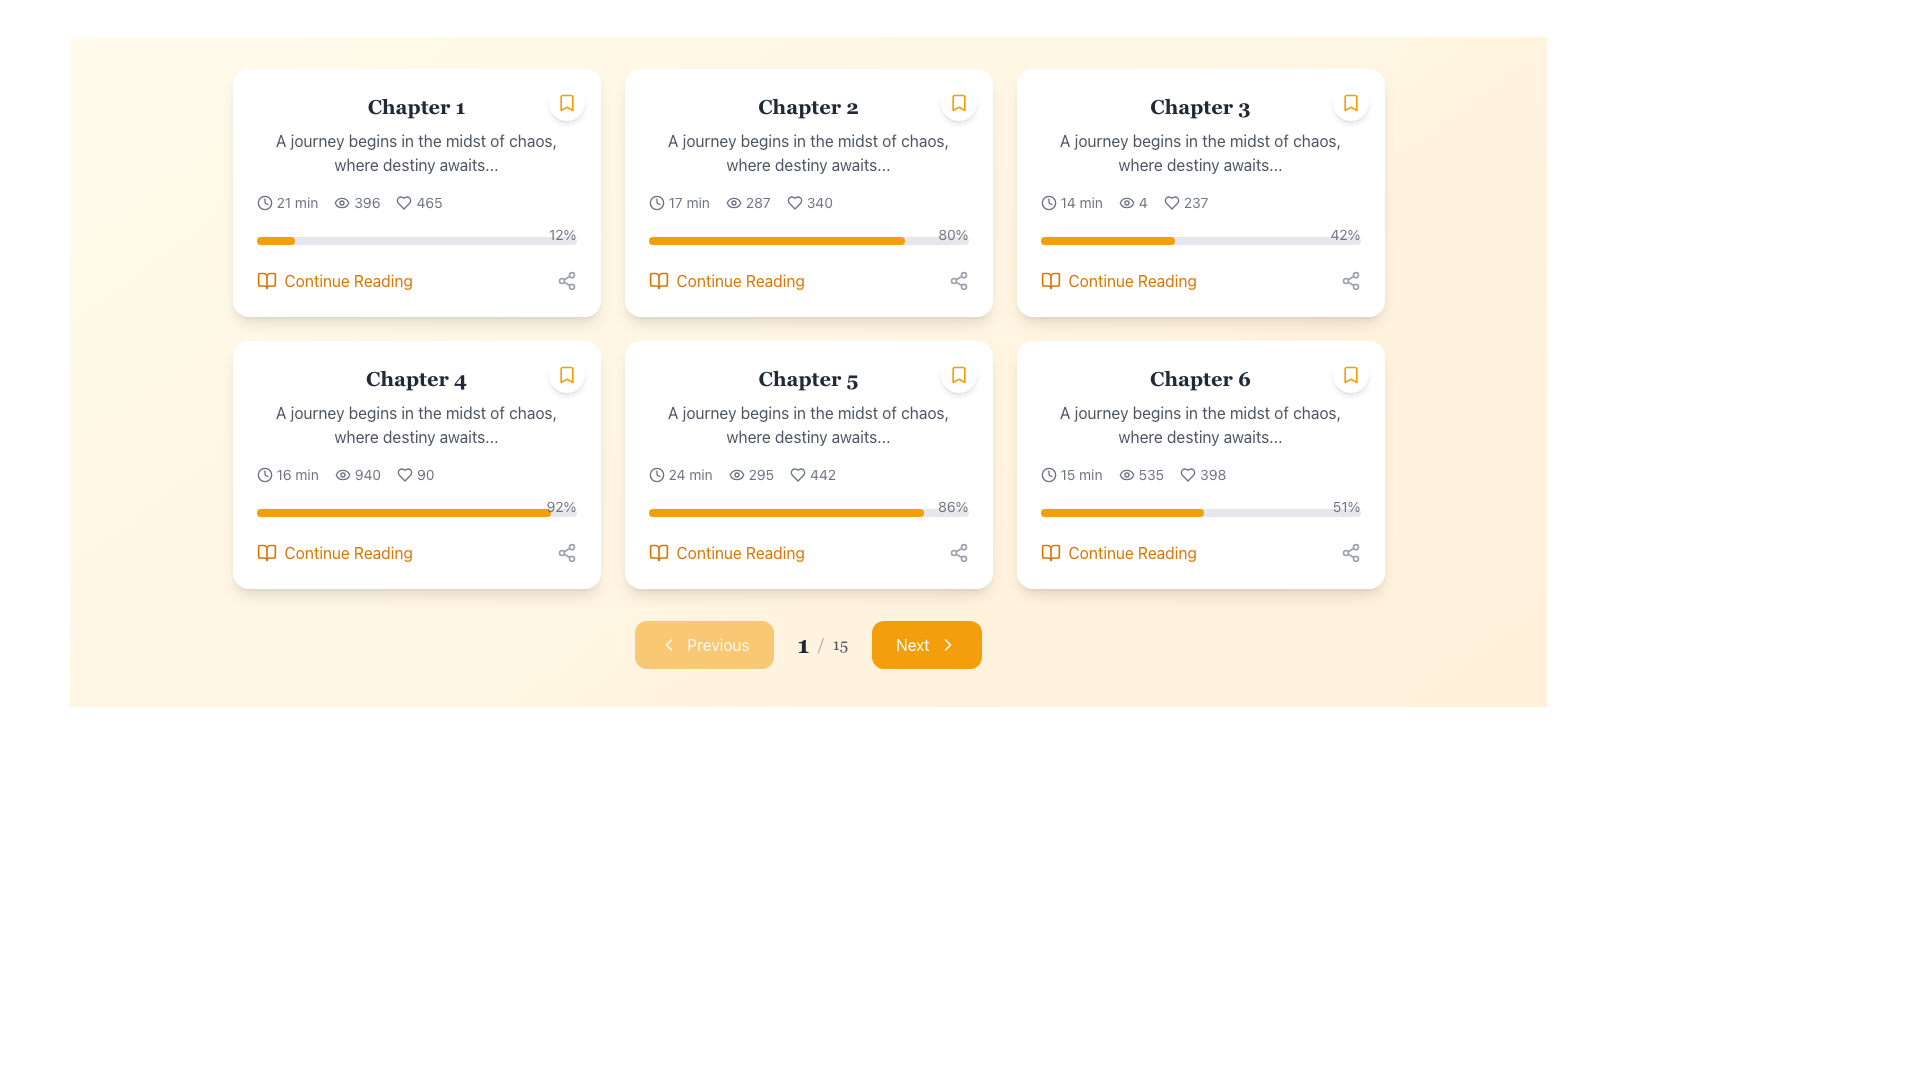 This screenshot has width=1920, height=1080. What do you see at coordinates (415, 508) in the screenshot?
I see `the numerical percentage '92%' of the progress bar located in the 'Chapter 4' card` at bounding box center [415, 508].